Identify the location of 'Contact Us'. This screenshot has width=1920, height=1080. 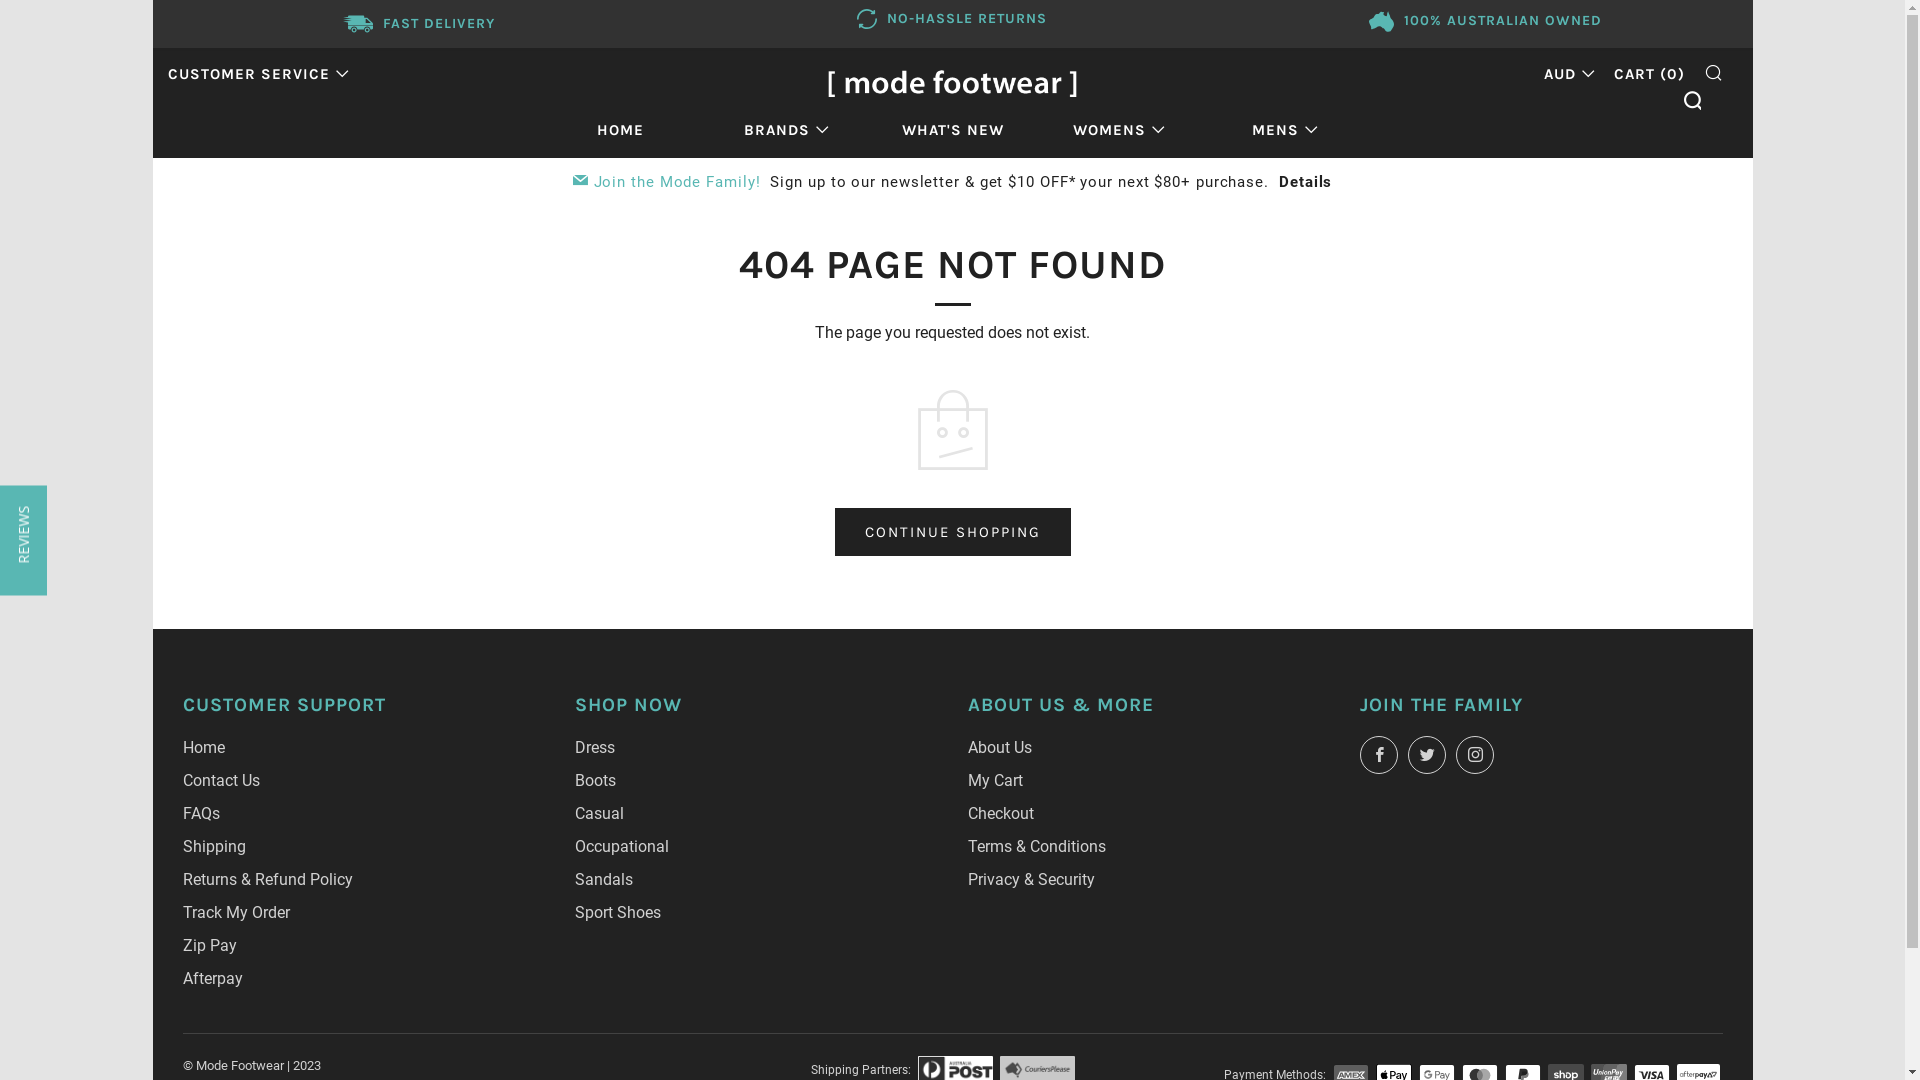
(220, 779).